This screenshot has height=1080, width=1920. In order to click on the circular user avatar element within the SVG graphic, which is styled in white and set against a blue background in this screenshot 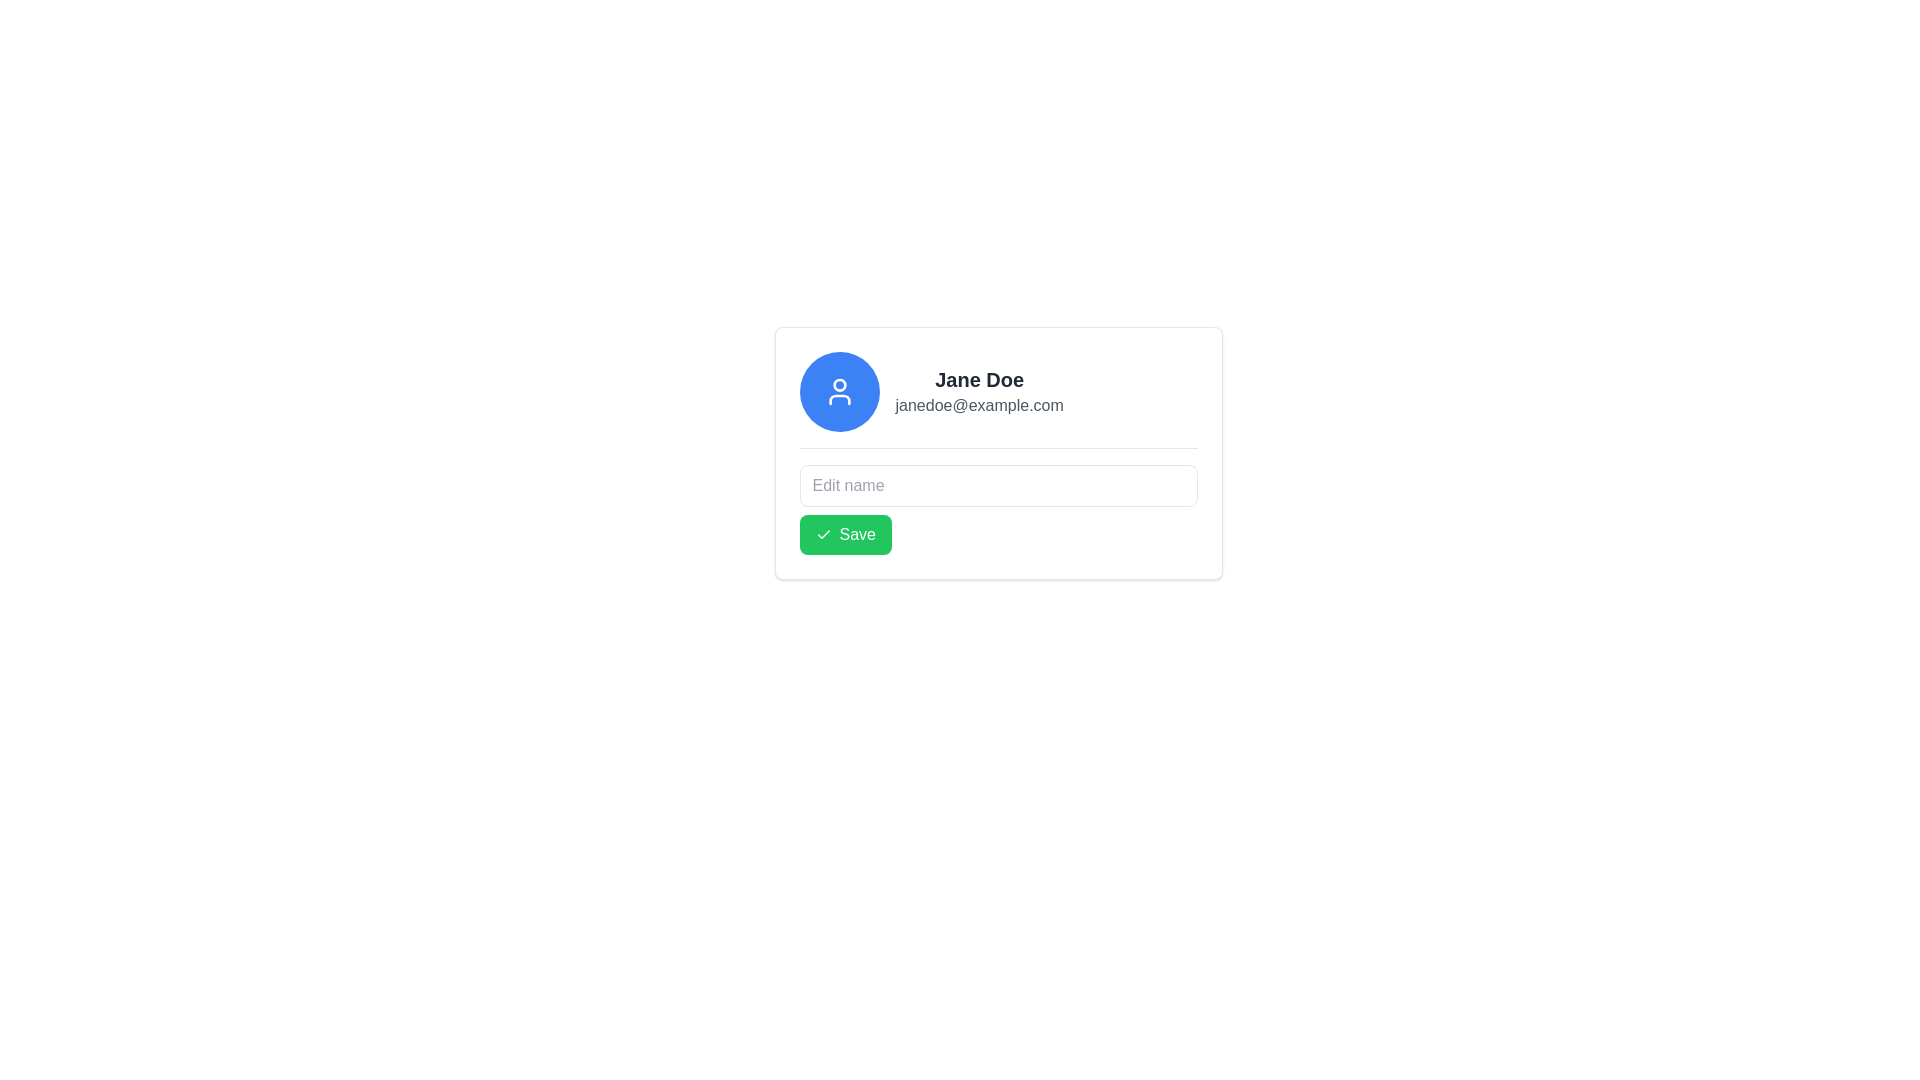, I will do `click(839, 385)`.